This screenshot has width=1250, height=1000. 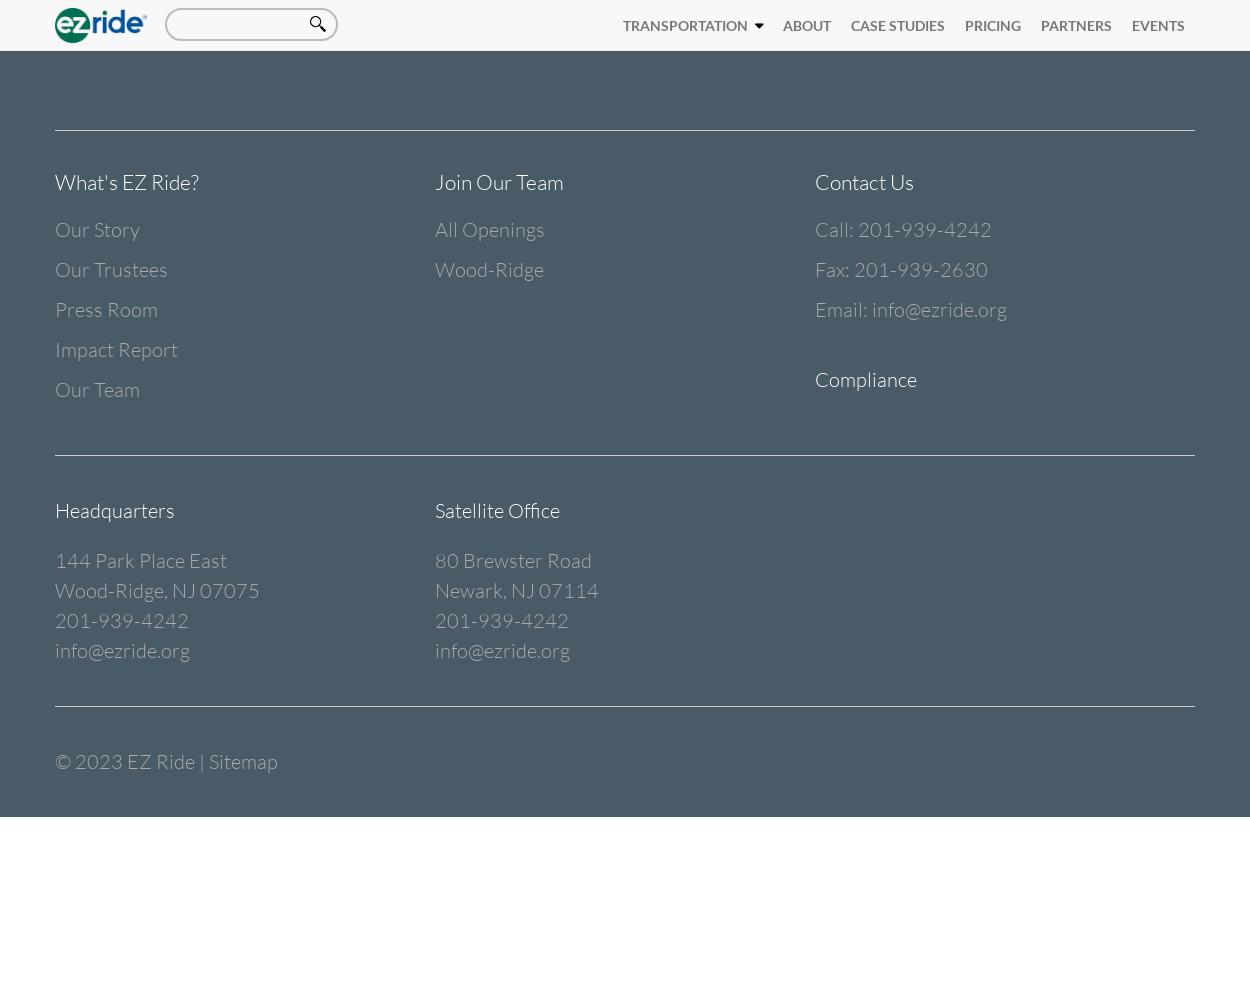 I want to click on 'Fax:', so click(x=814, y=269).